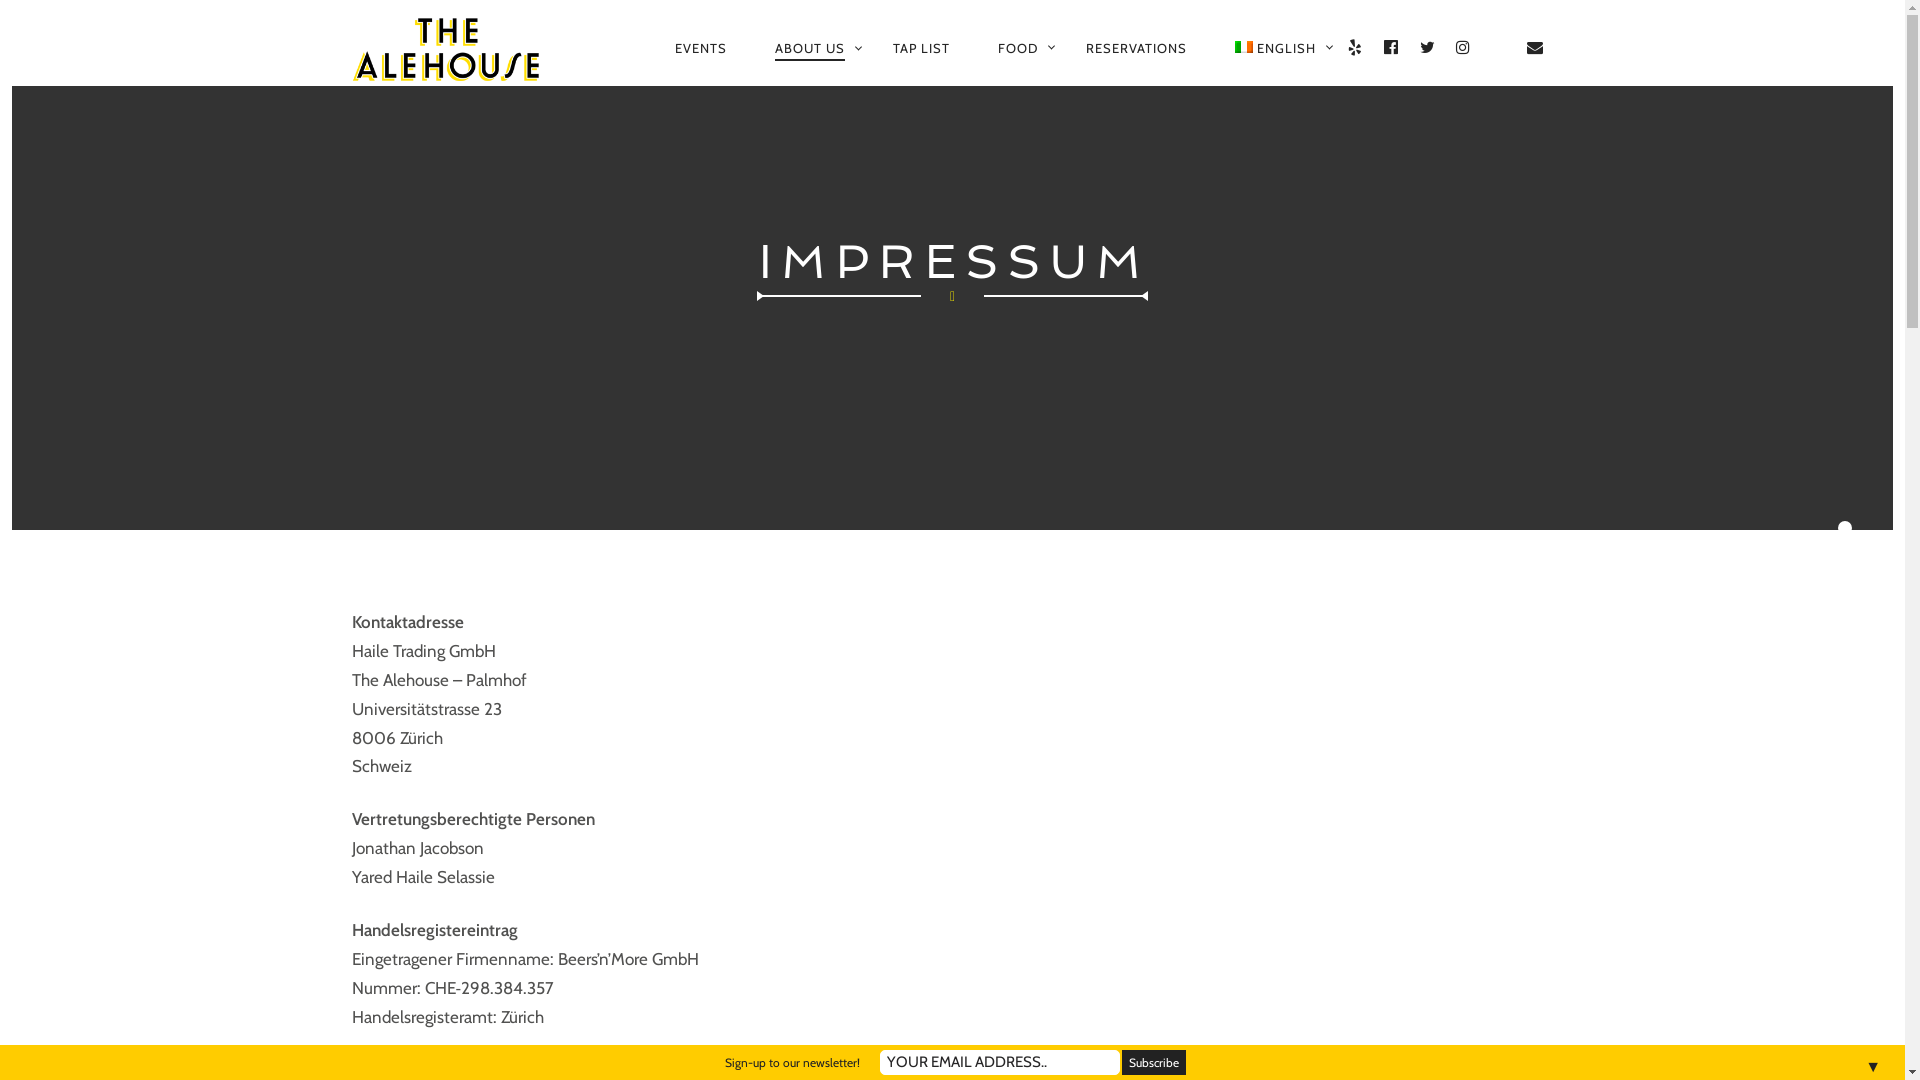 The height and width of the screenshot is (1080, 1920). Describe the element at coordinates (1427, 46) in the screenshot. I see `'TWITTER'` at that location.